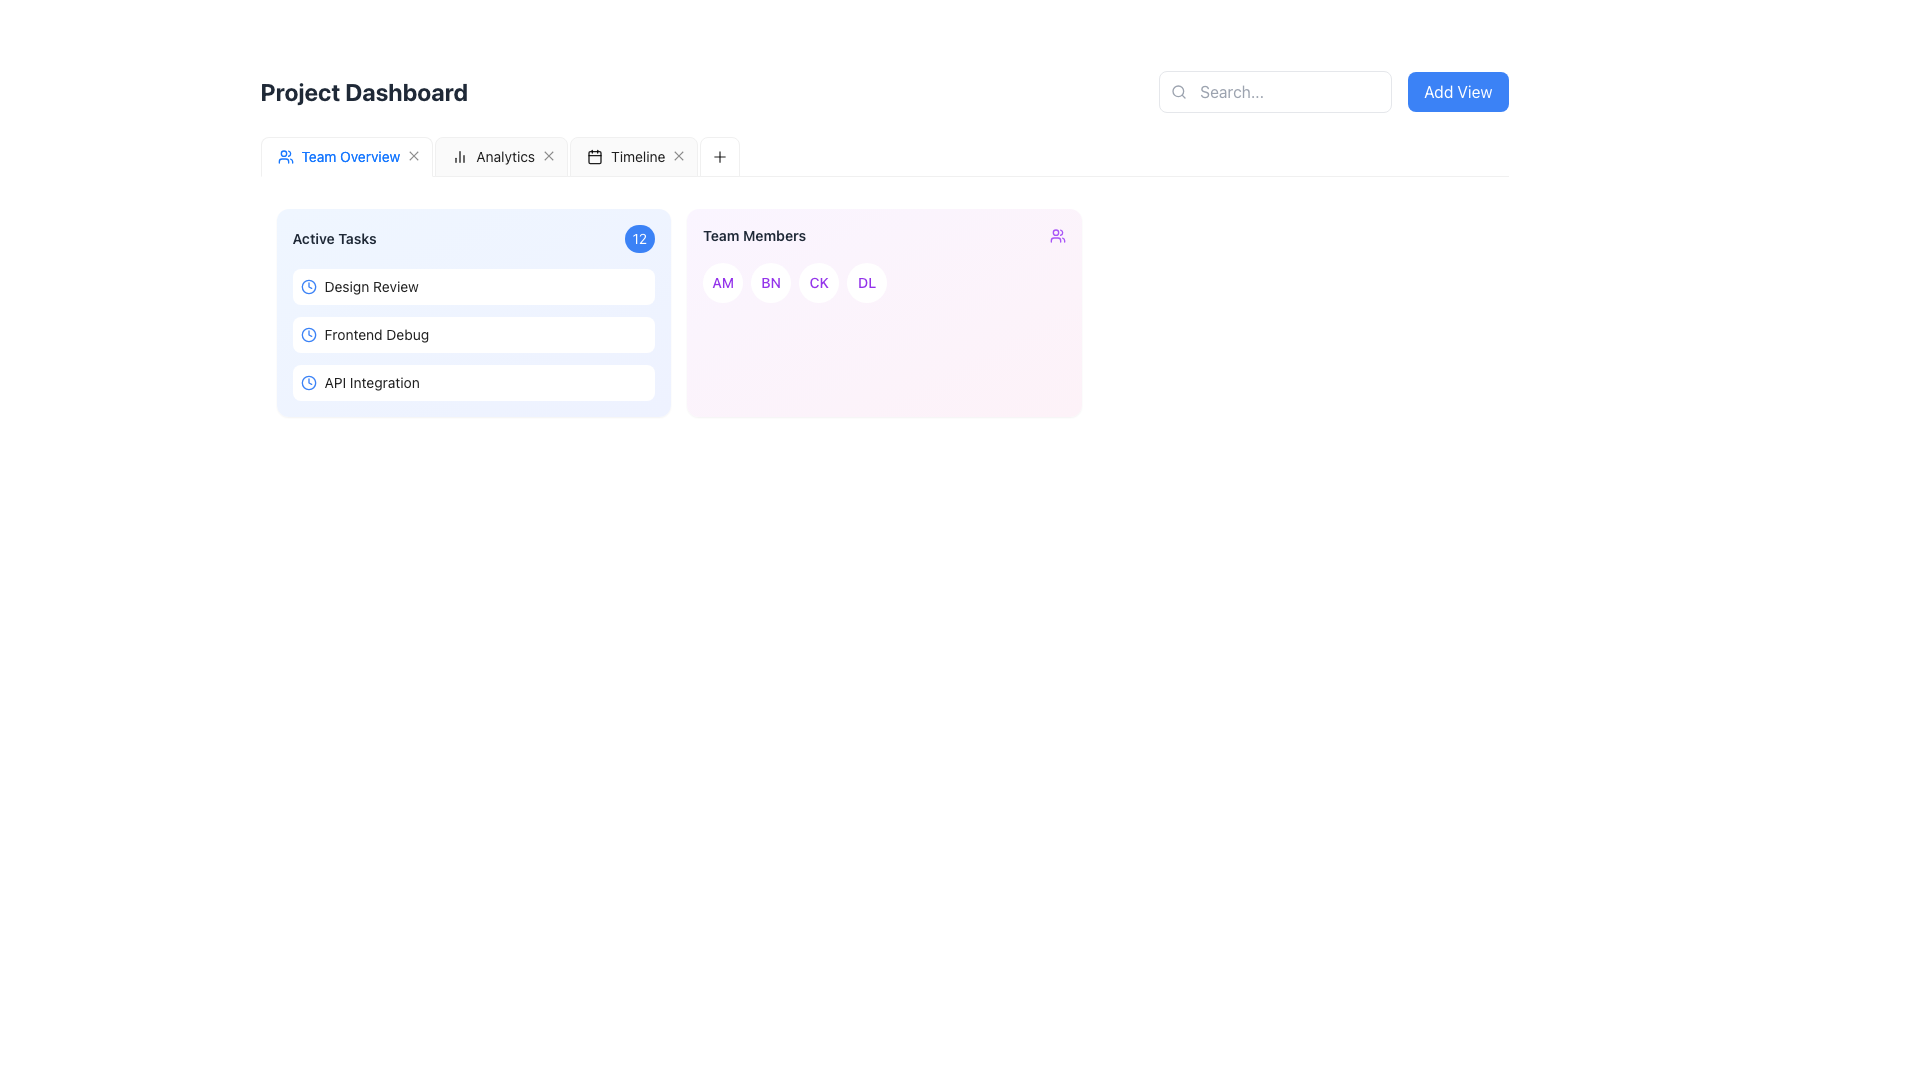 The width and height of the screenshot is (1920, 1080). Describe the element at coordinates (501, 156) in the screenshot. I see `the 'Analytics' tab in the tabbed navigation system` at that location.